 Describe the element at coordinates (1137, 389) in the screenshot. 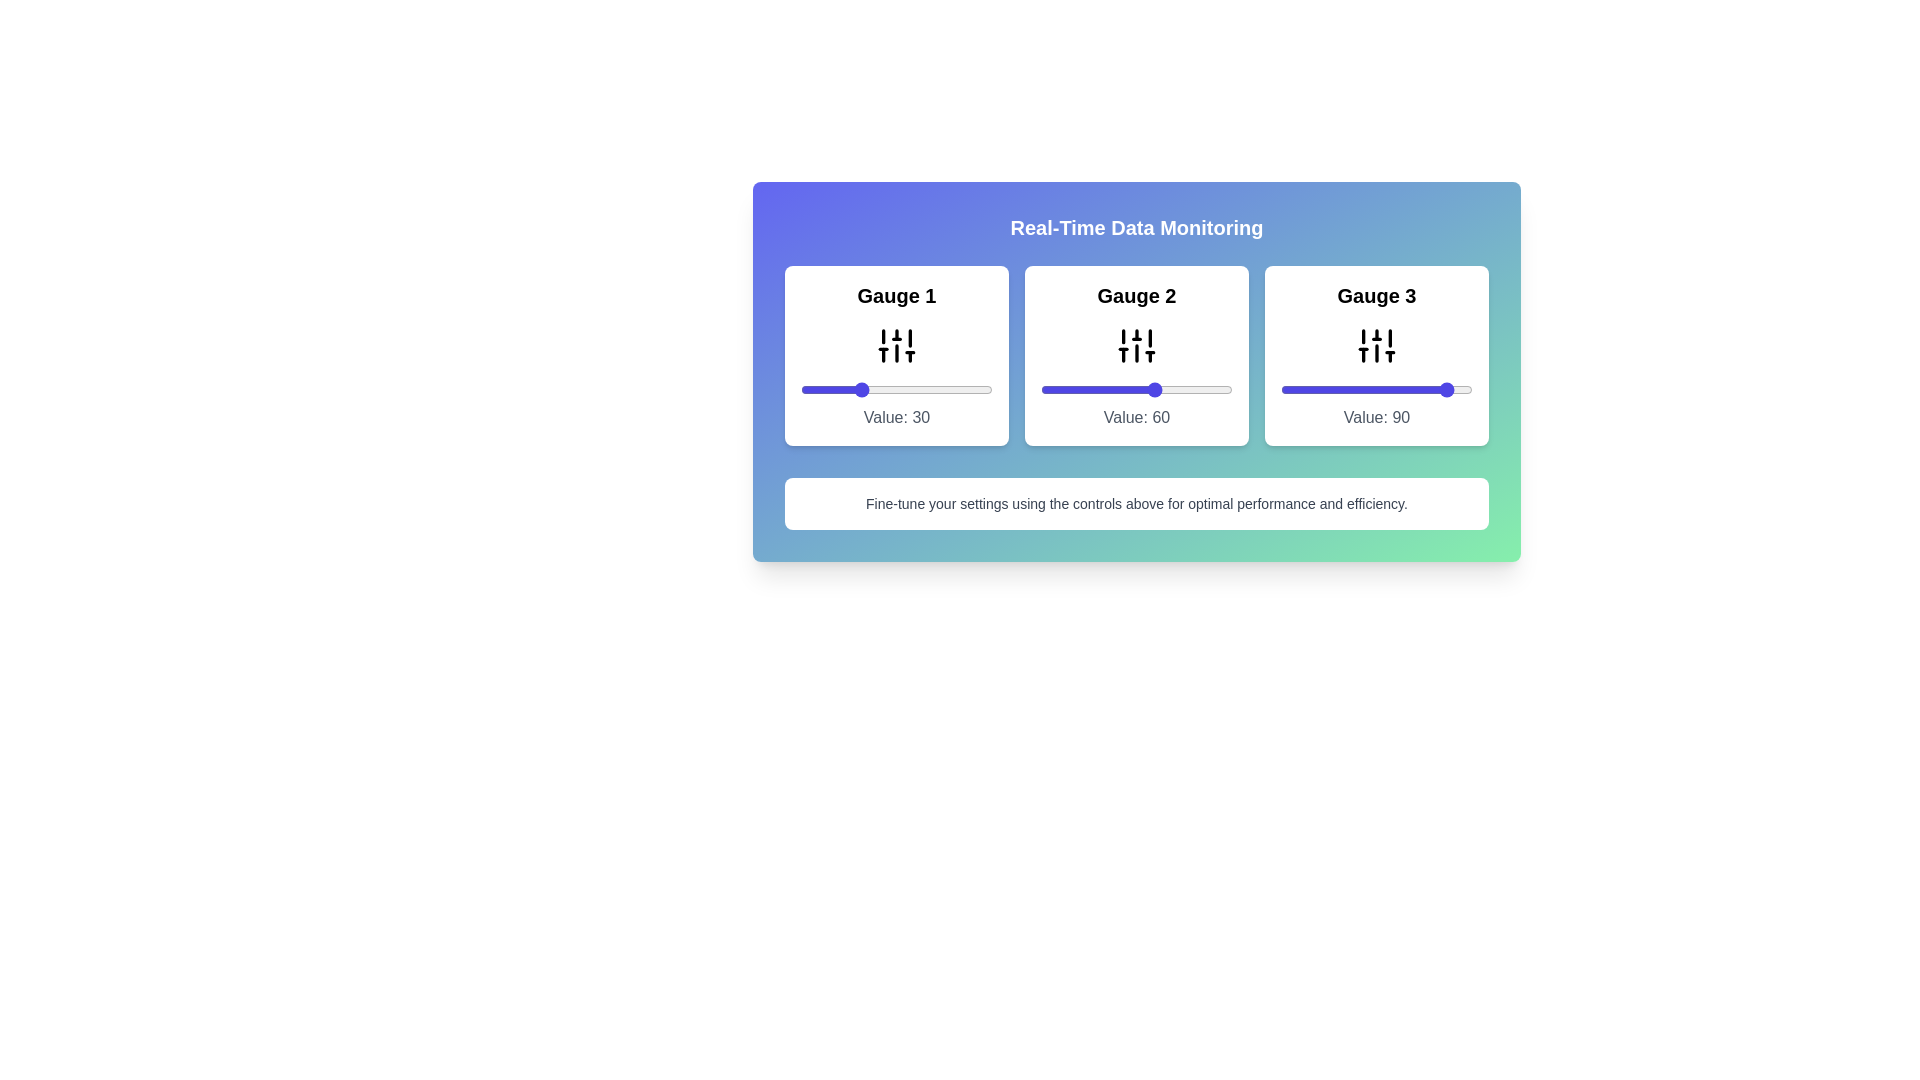

I see `the track of the horizontal slider labeled 'Gauge 2' to set the thumb position` at that location.